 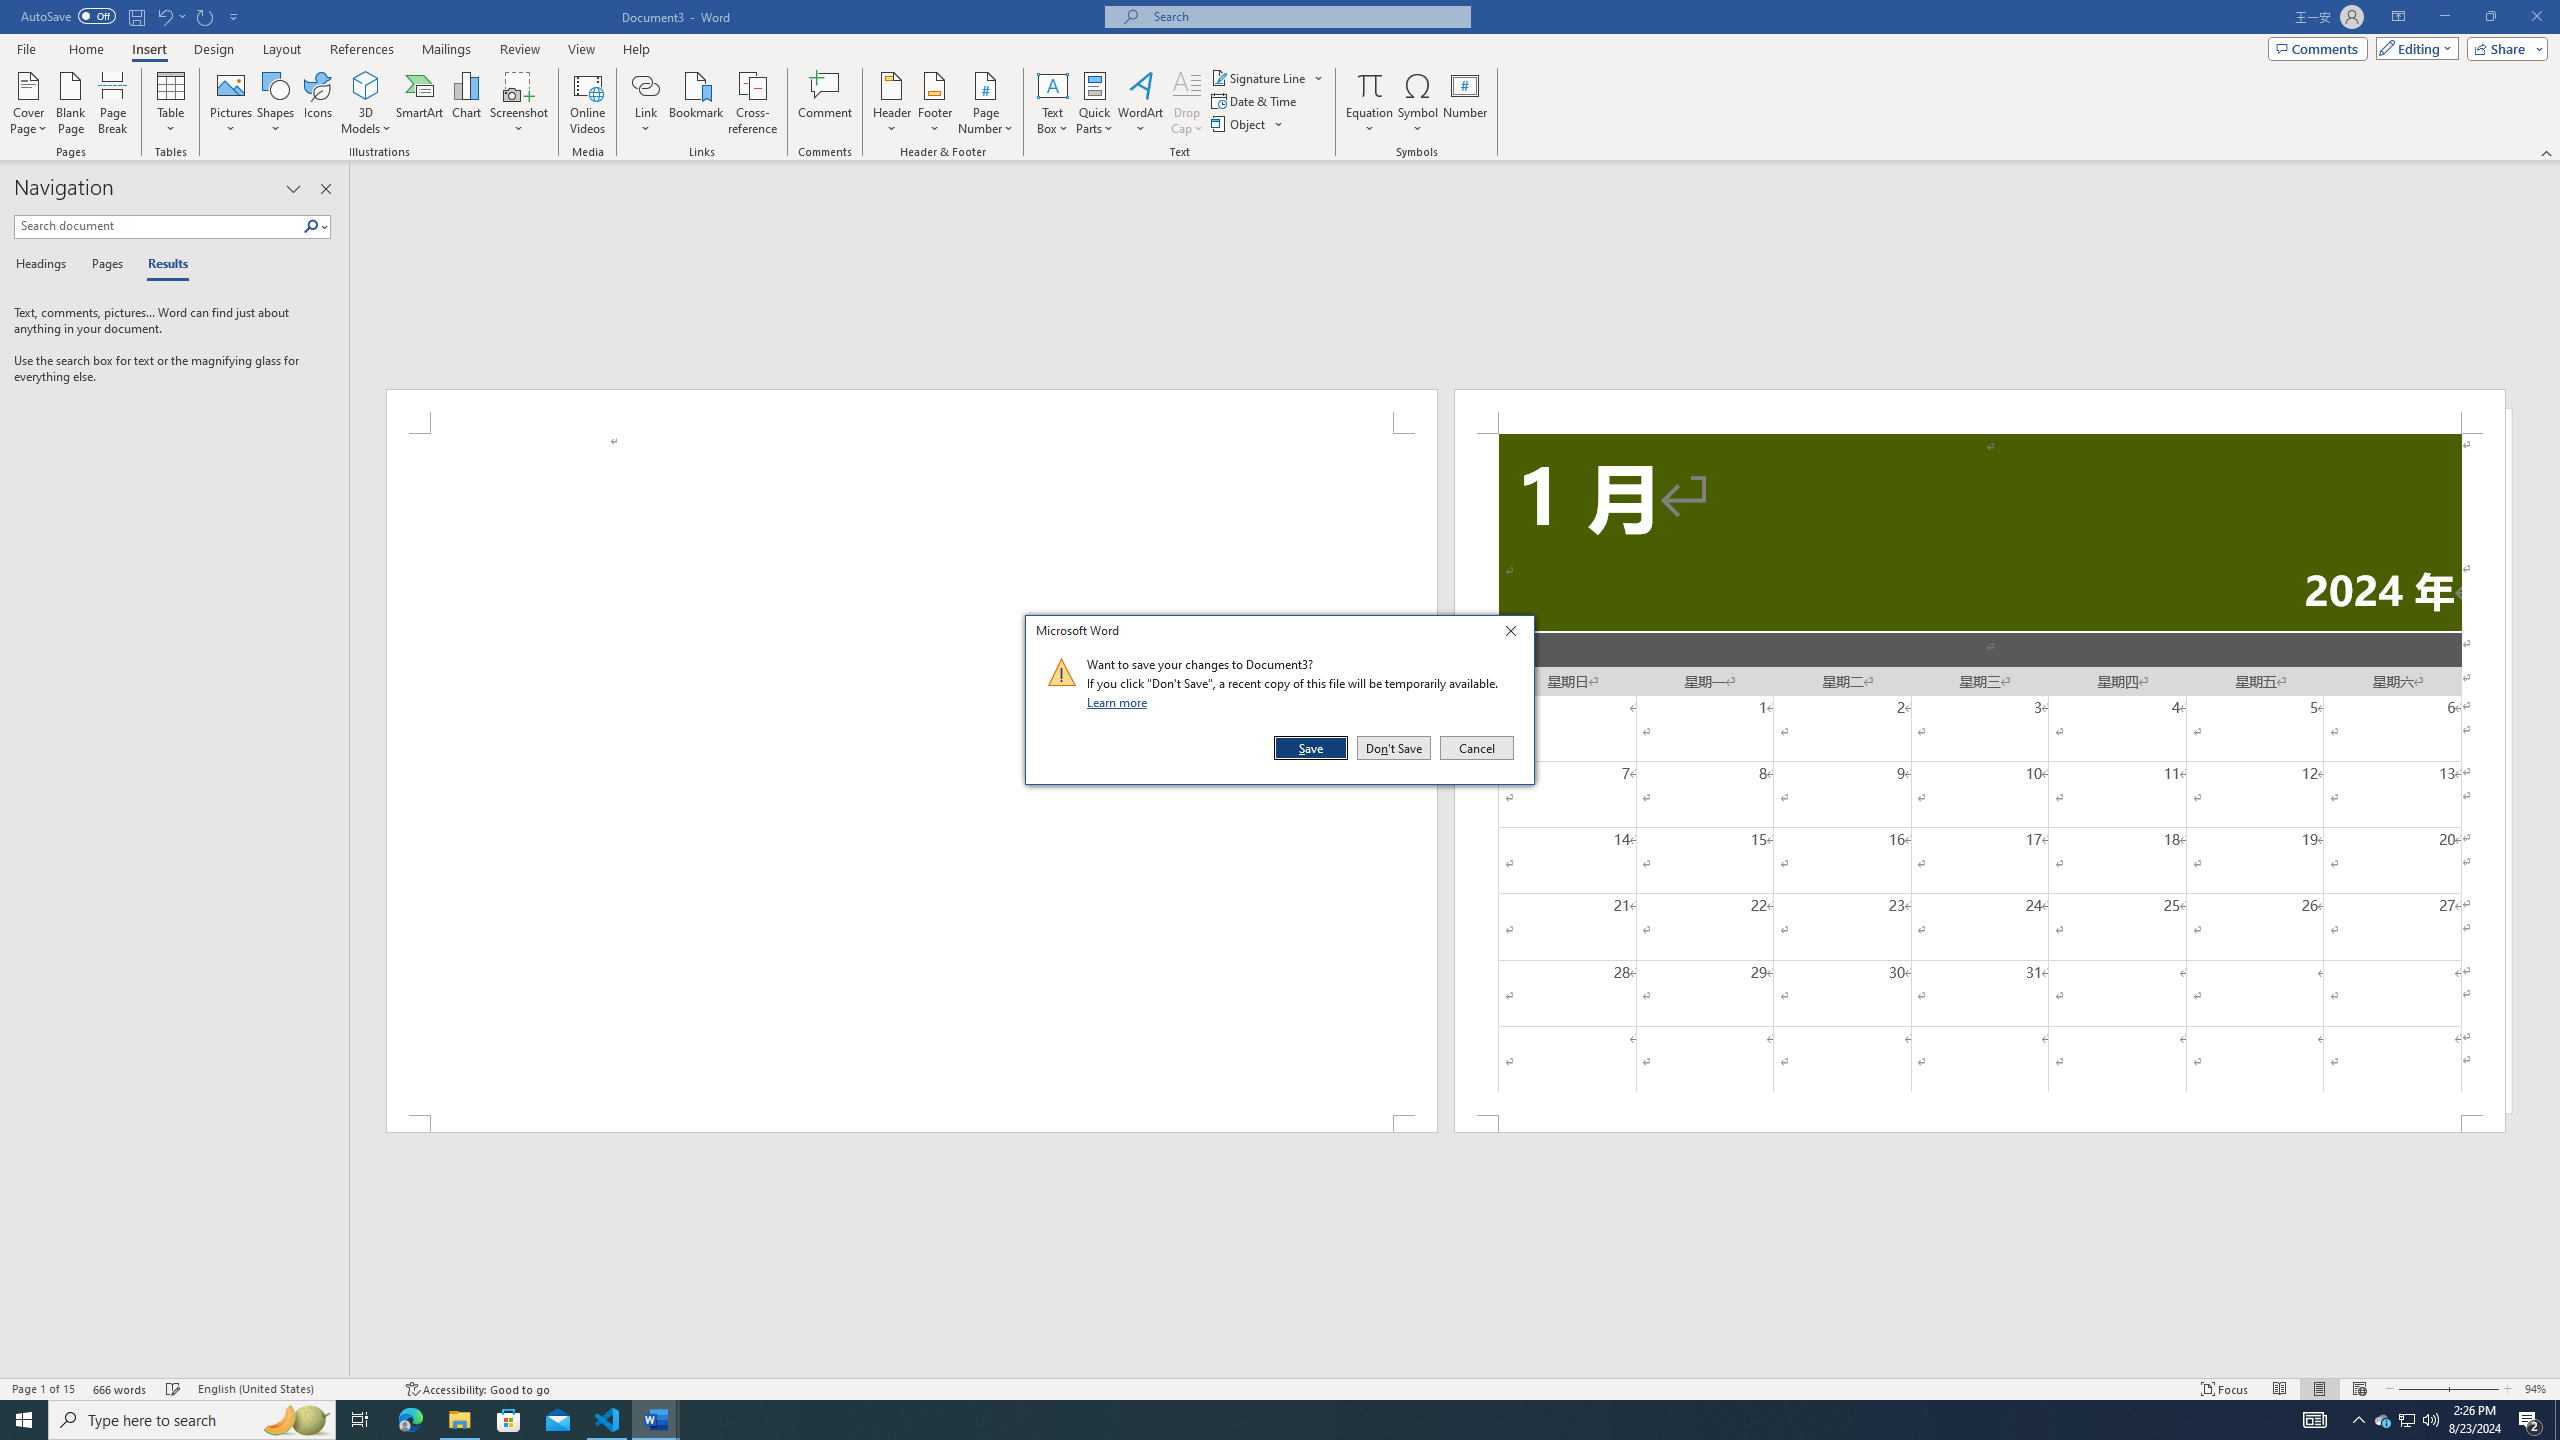 What do you see at coordinates (419, 103) in the screenshot?
I see `'SmartArt...'` at bounding box center [419, 103].